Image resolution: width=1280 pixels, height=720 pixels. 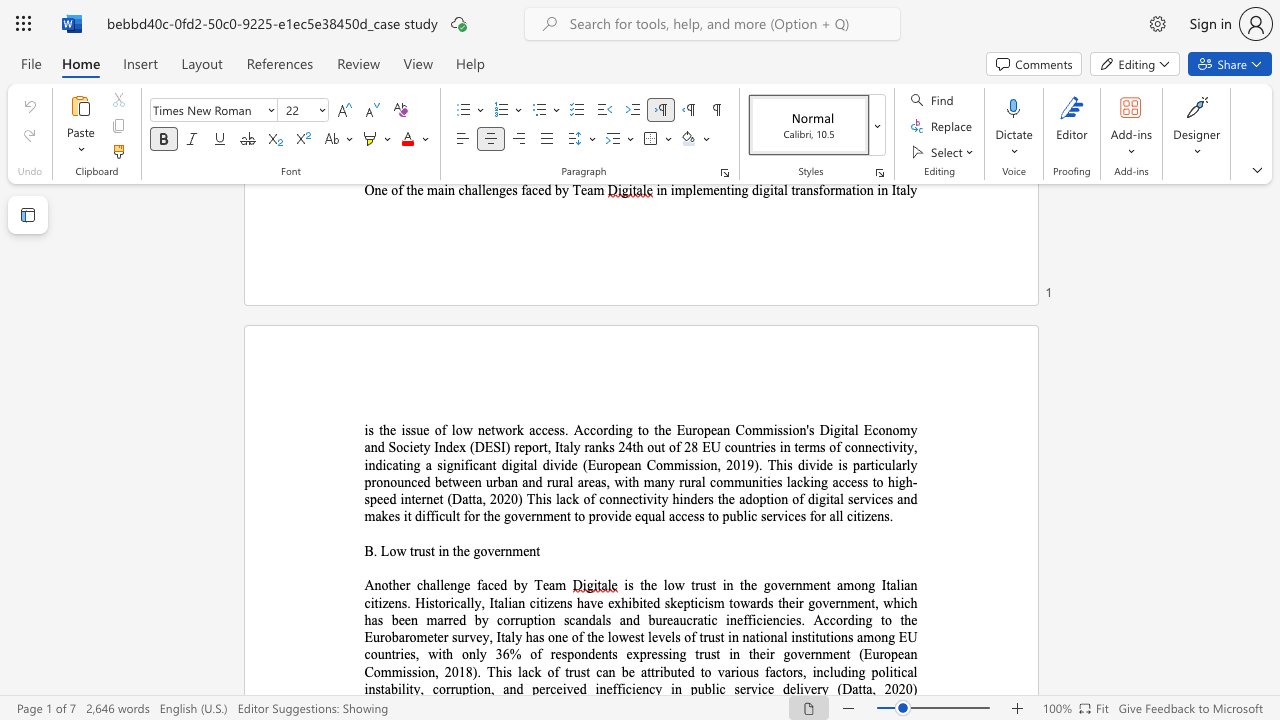 I want to click on the subset text "ccording to the European Commission" within the text "is the issue of low network access. According to the European Commission", so click(x=582, y=429).